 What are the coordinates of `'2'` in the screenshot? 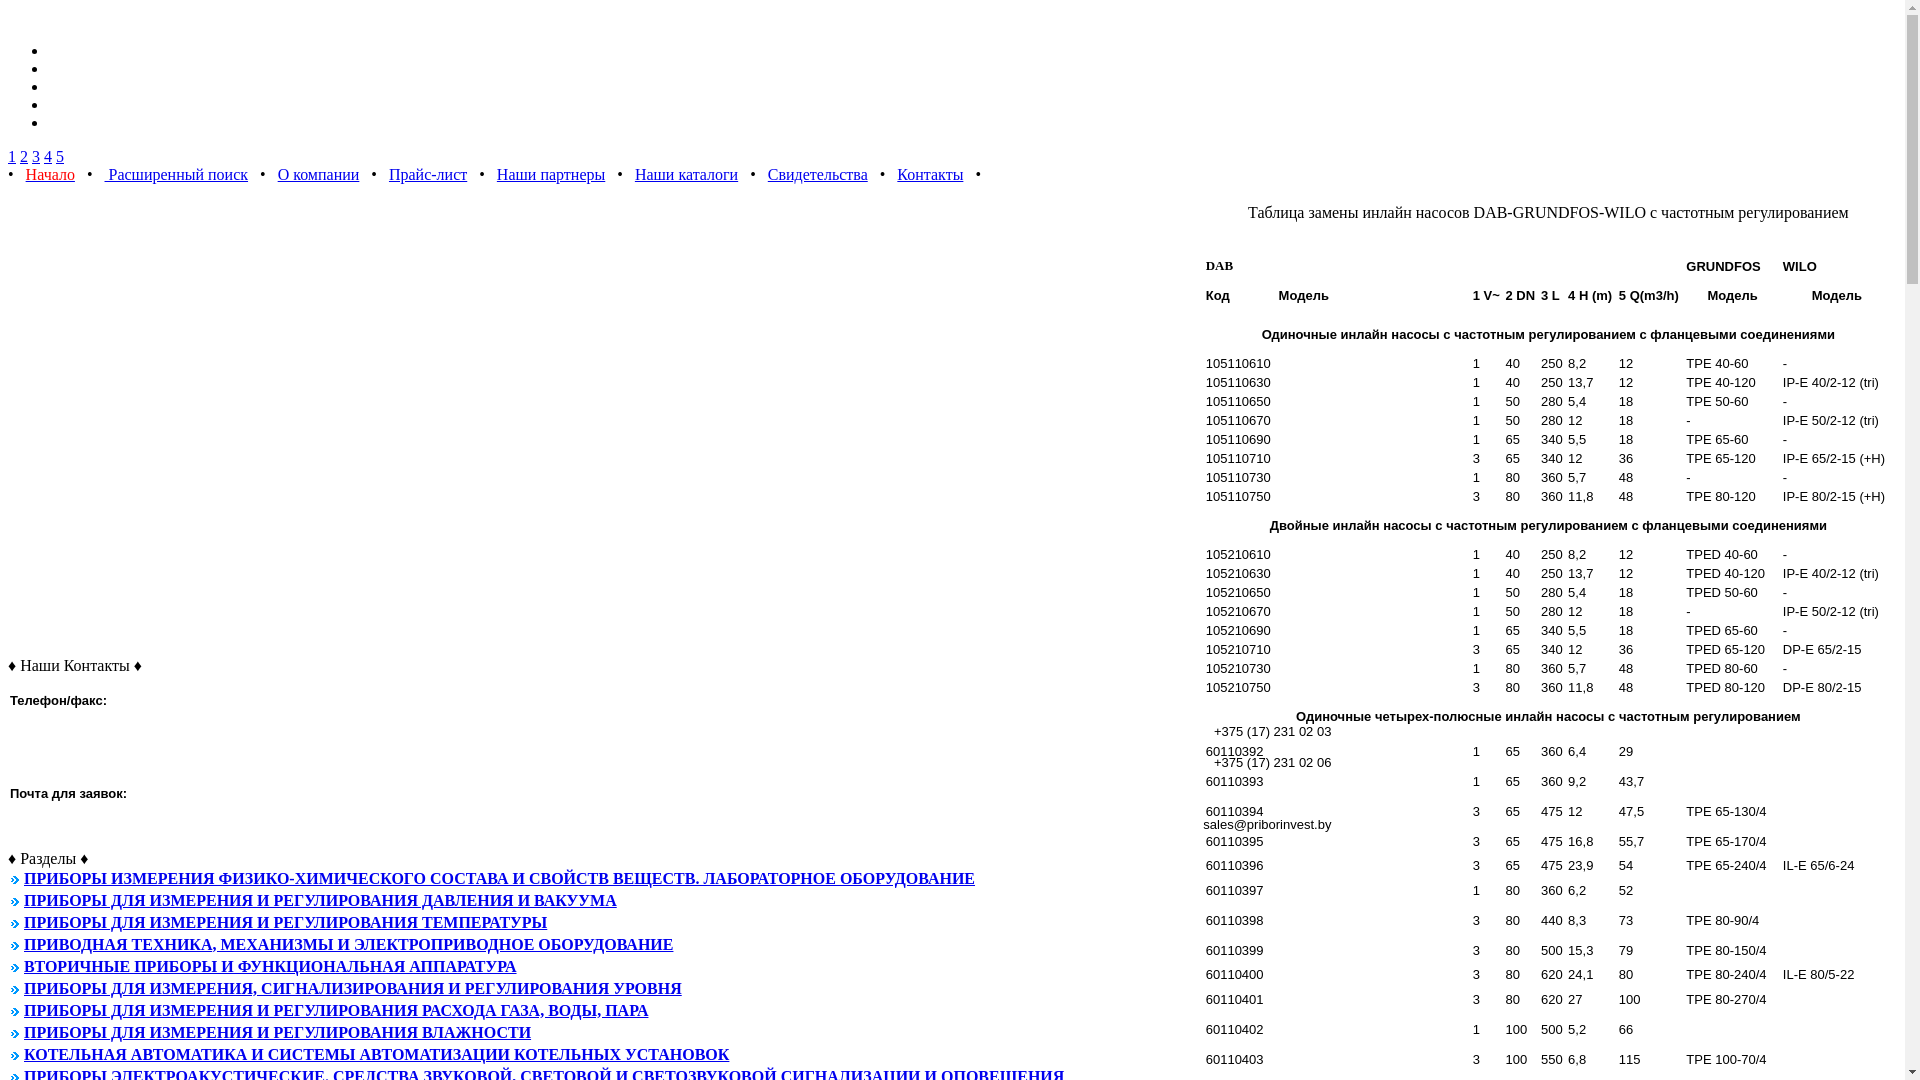 It's located at (24, 155).